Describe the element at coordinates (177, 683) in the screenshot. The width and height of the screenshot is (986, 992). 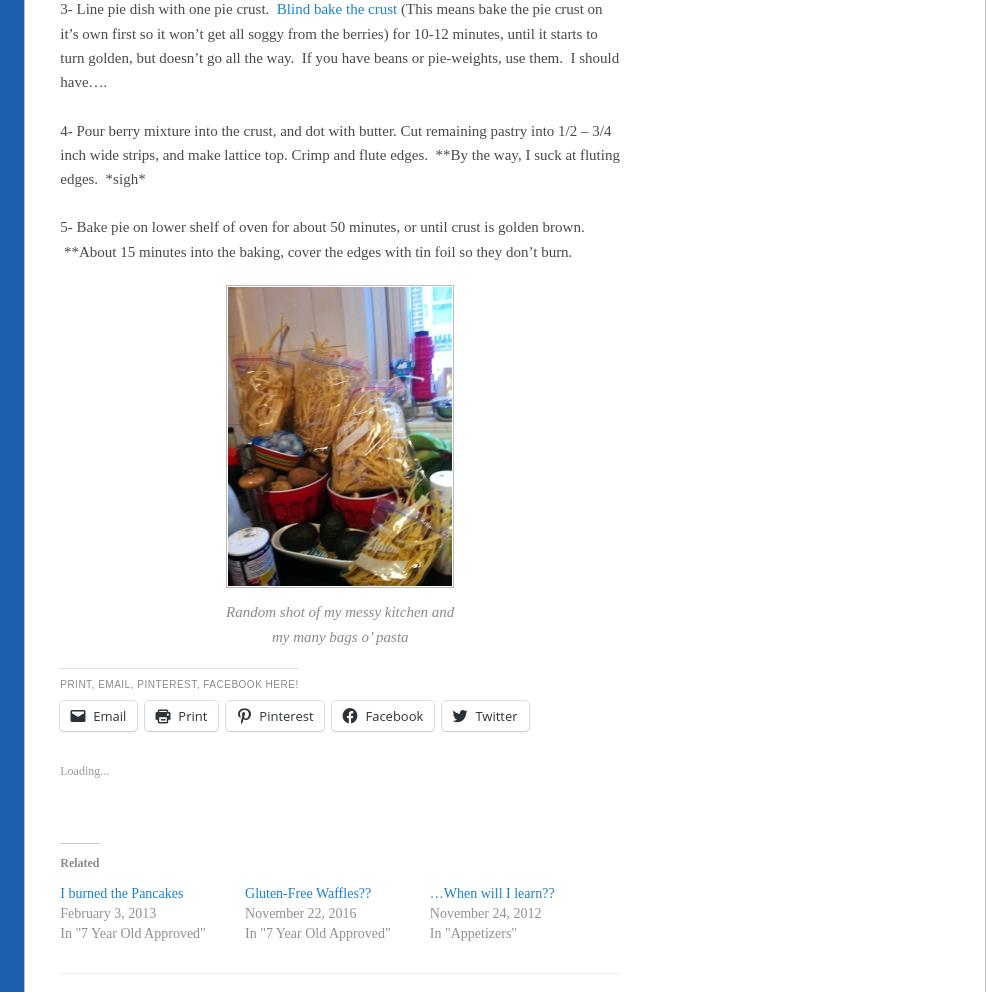
I see `'Print, Email, Pinterest, Facebook HERE!'` at that location.